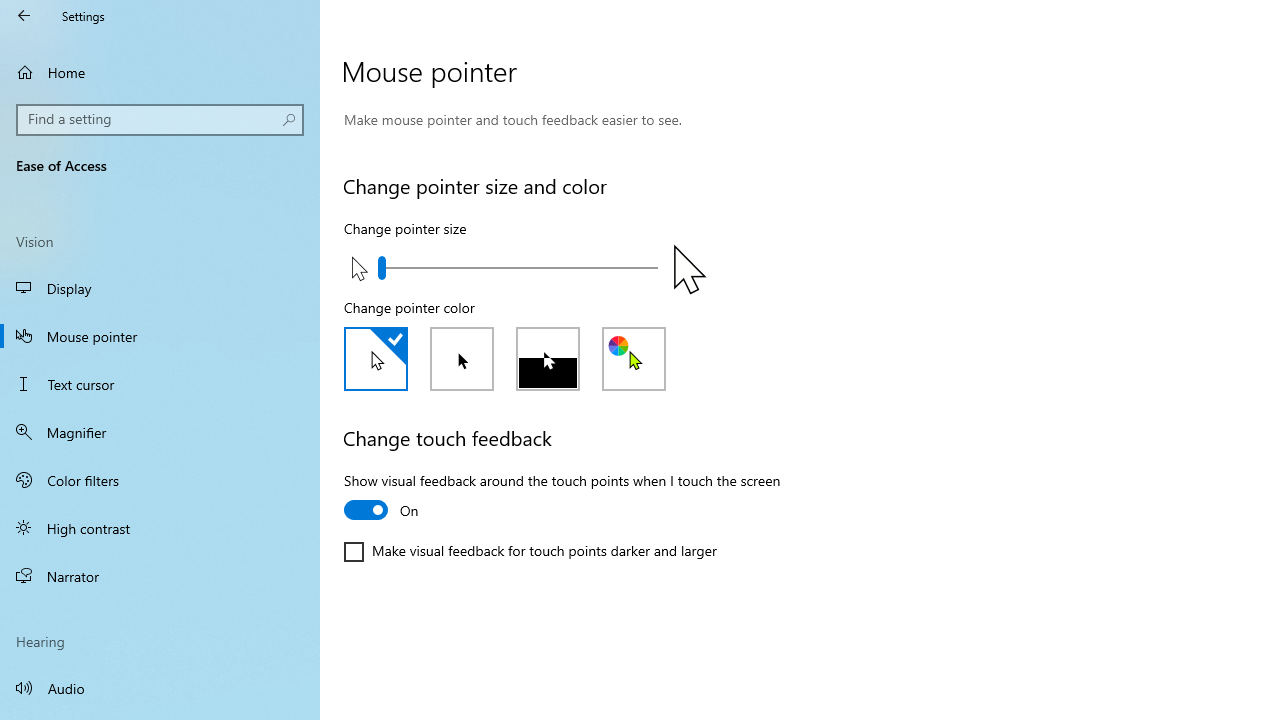  I want to click on 'Custom', so click(633, 357).